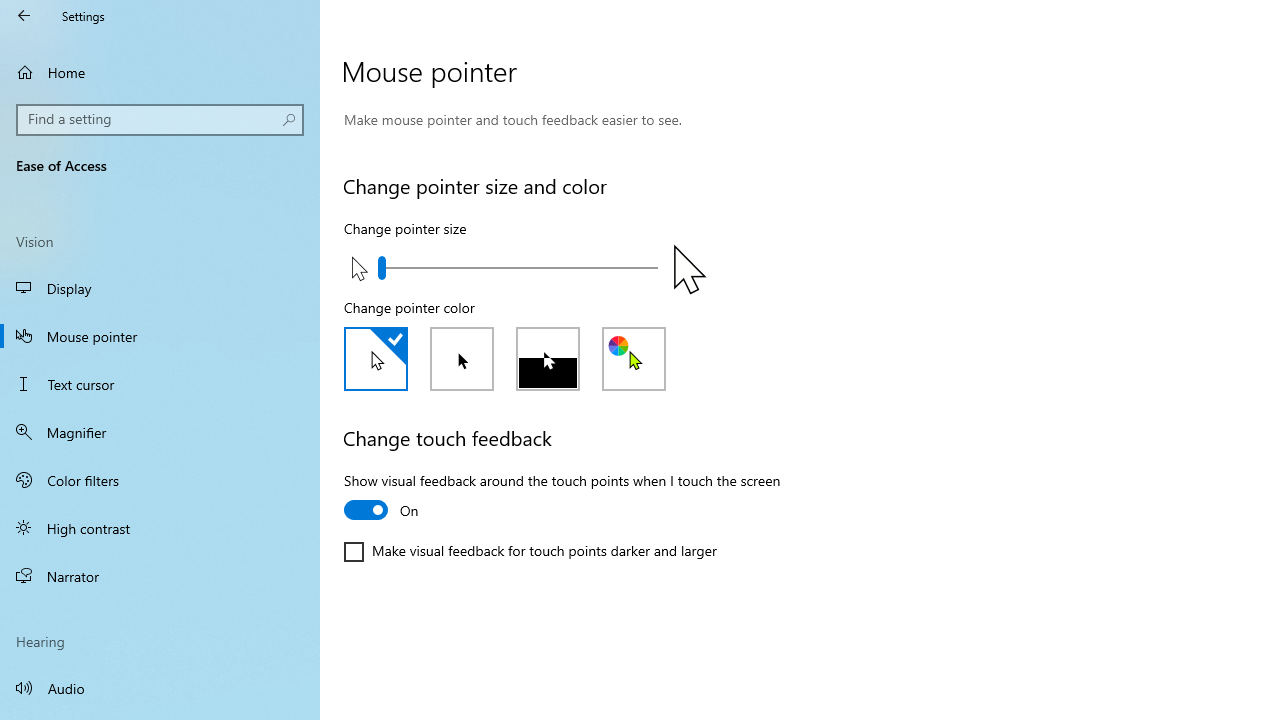  I want to click on 'Custom', so click(633, 357).